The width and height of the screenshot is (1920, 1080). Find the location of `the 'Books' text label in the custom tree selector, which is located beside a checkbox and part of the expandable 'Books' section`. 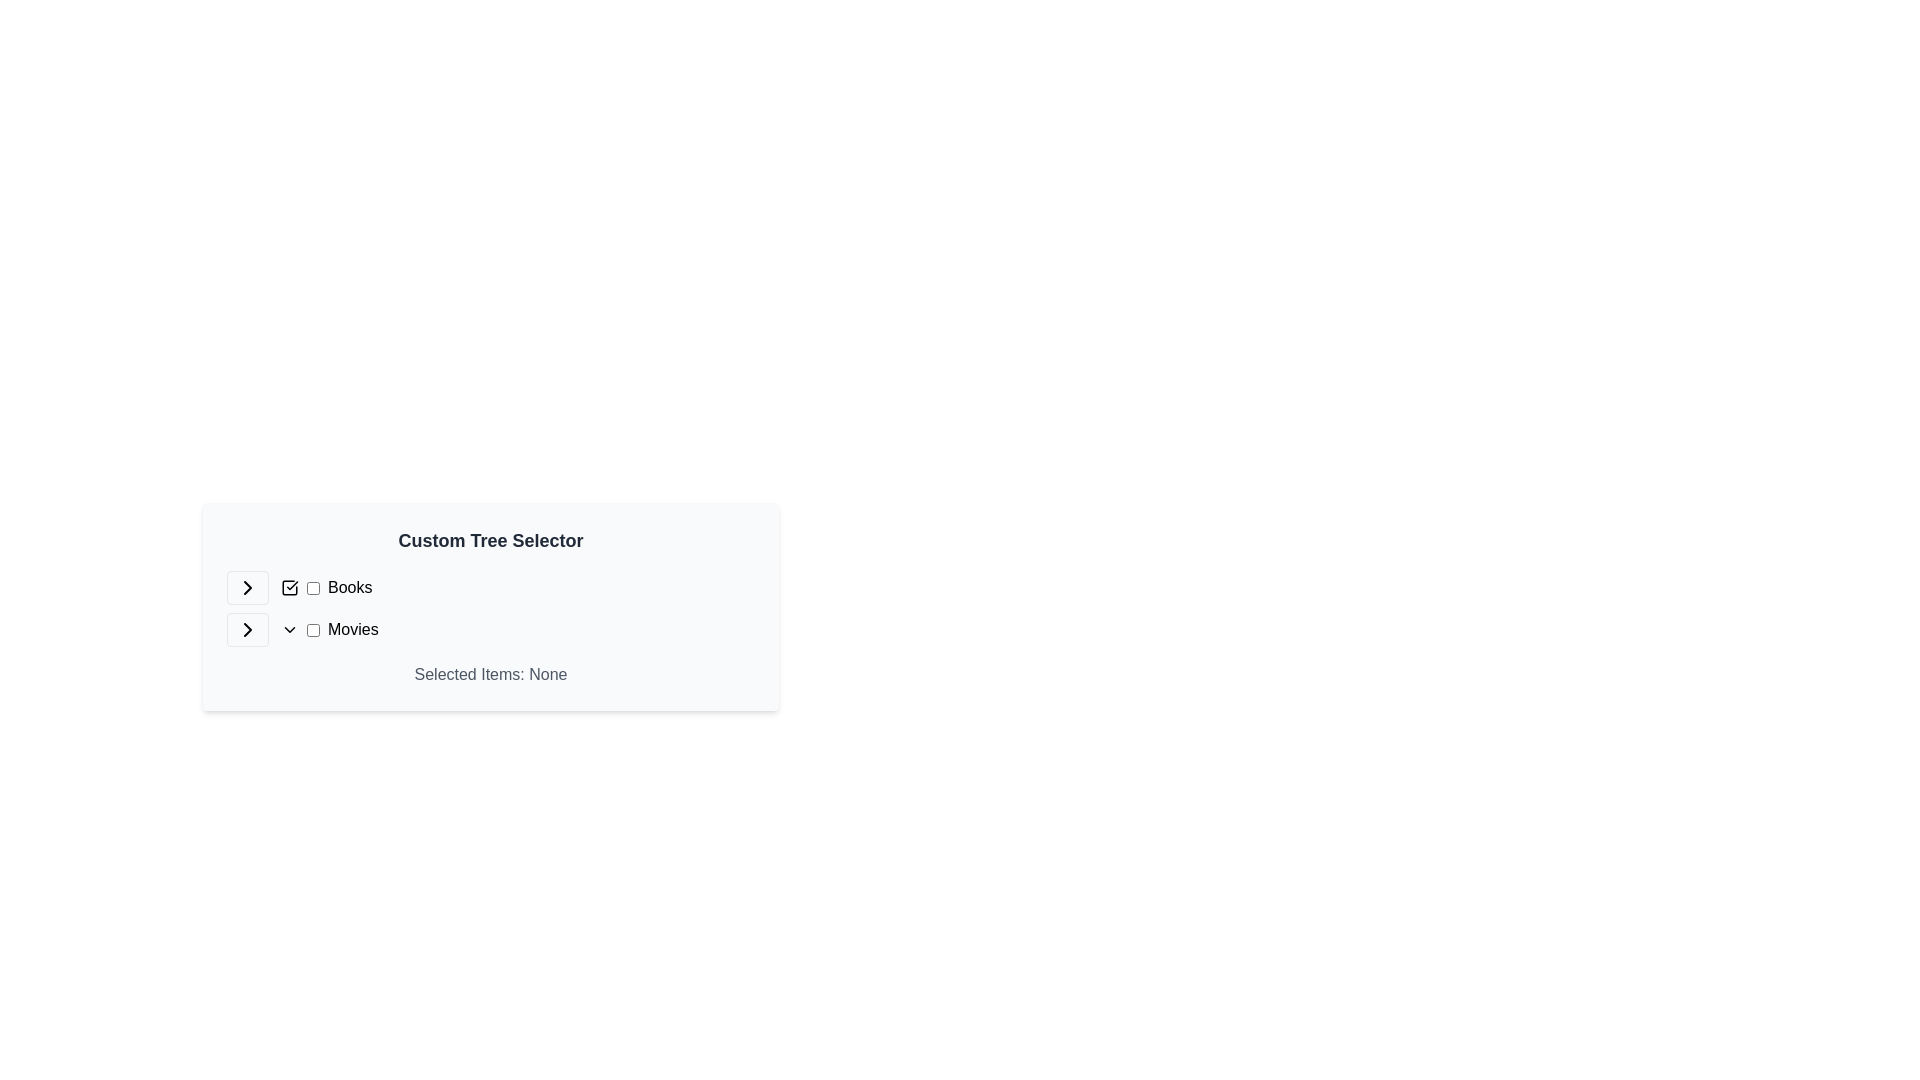

the 'Books' text label in the custom tree selector, which is located beside a checkbox and part of the expandable 'Books' section is located at coordinates (326, 586).